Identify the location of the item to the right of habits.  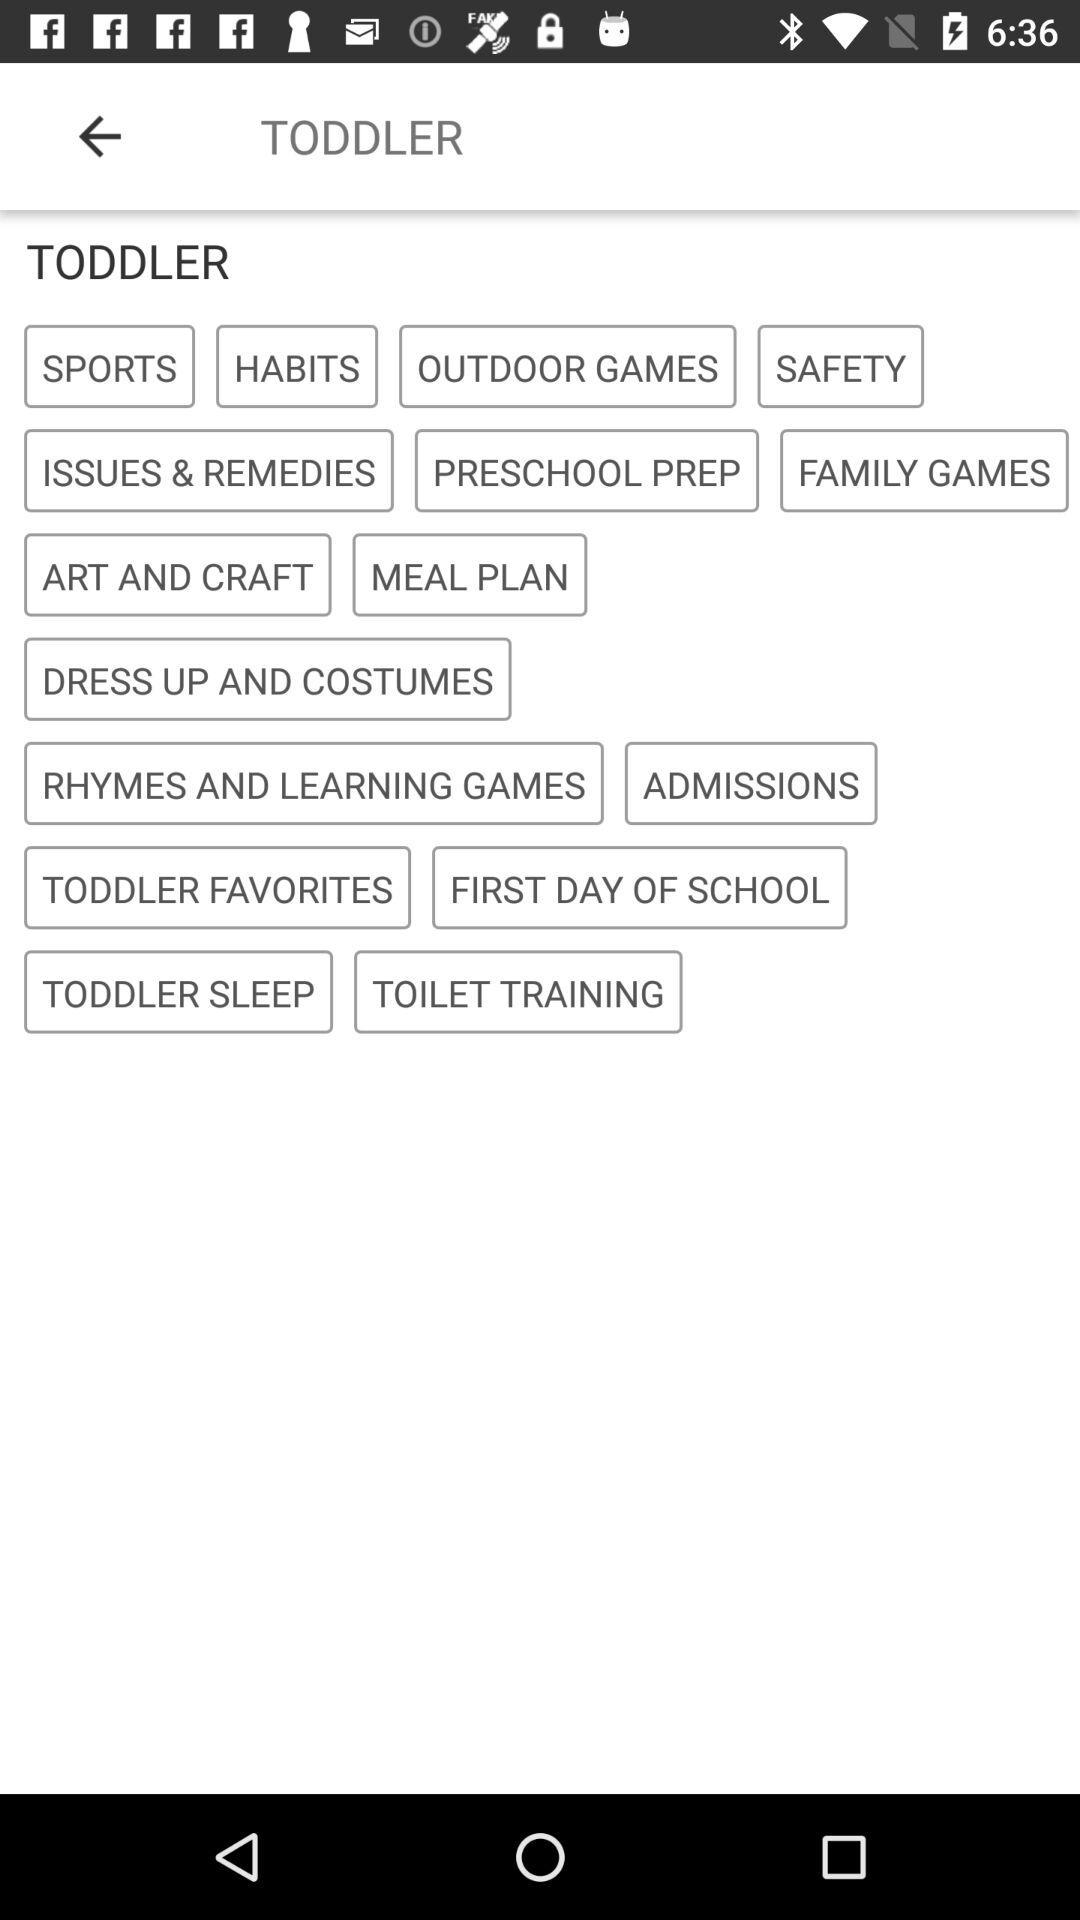
(567, 367).